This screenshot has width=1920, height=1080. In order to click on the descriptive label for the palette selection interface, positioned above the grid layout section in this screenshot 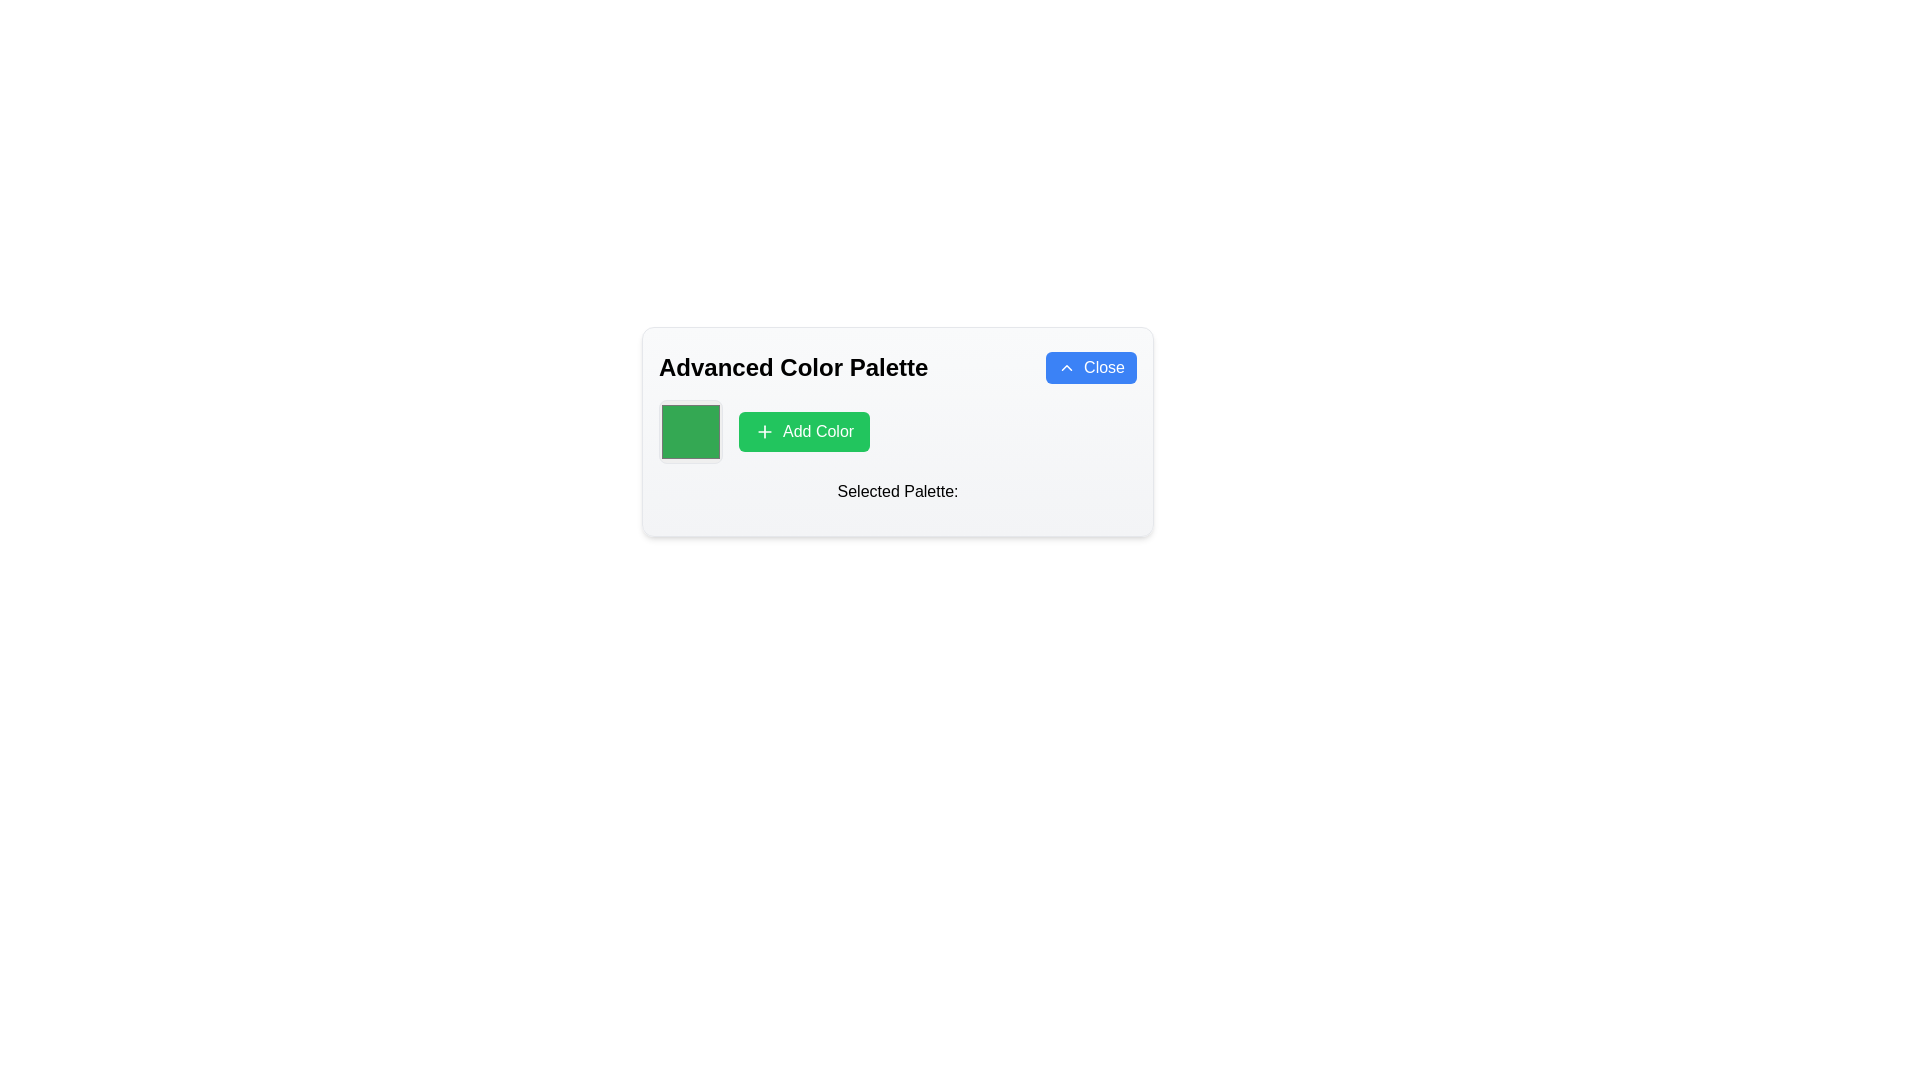, I will do `click(896, 492)`.